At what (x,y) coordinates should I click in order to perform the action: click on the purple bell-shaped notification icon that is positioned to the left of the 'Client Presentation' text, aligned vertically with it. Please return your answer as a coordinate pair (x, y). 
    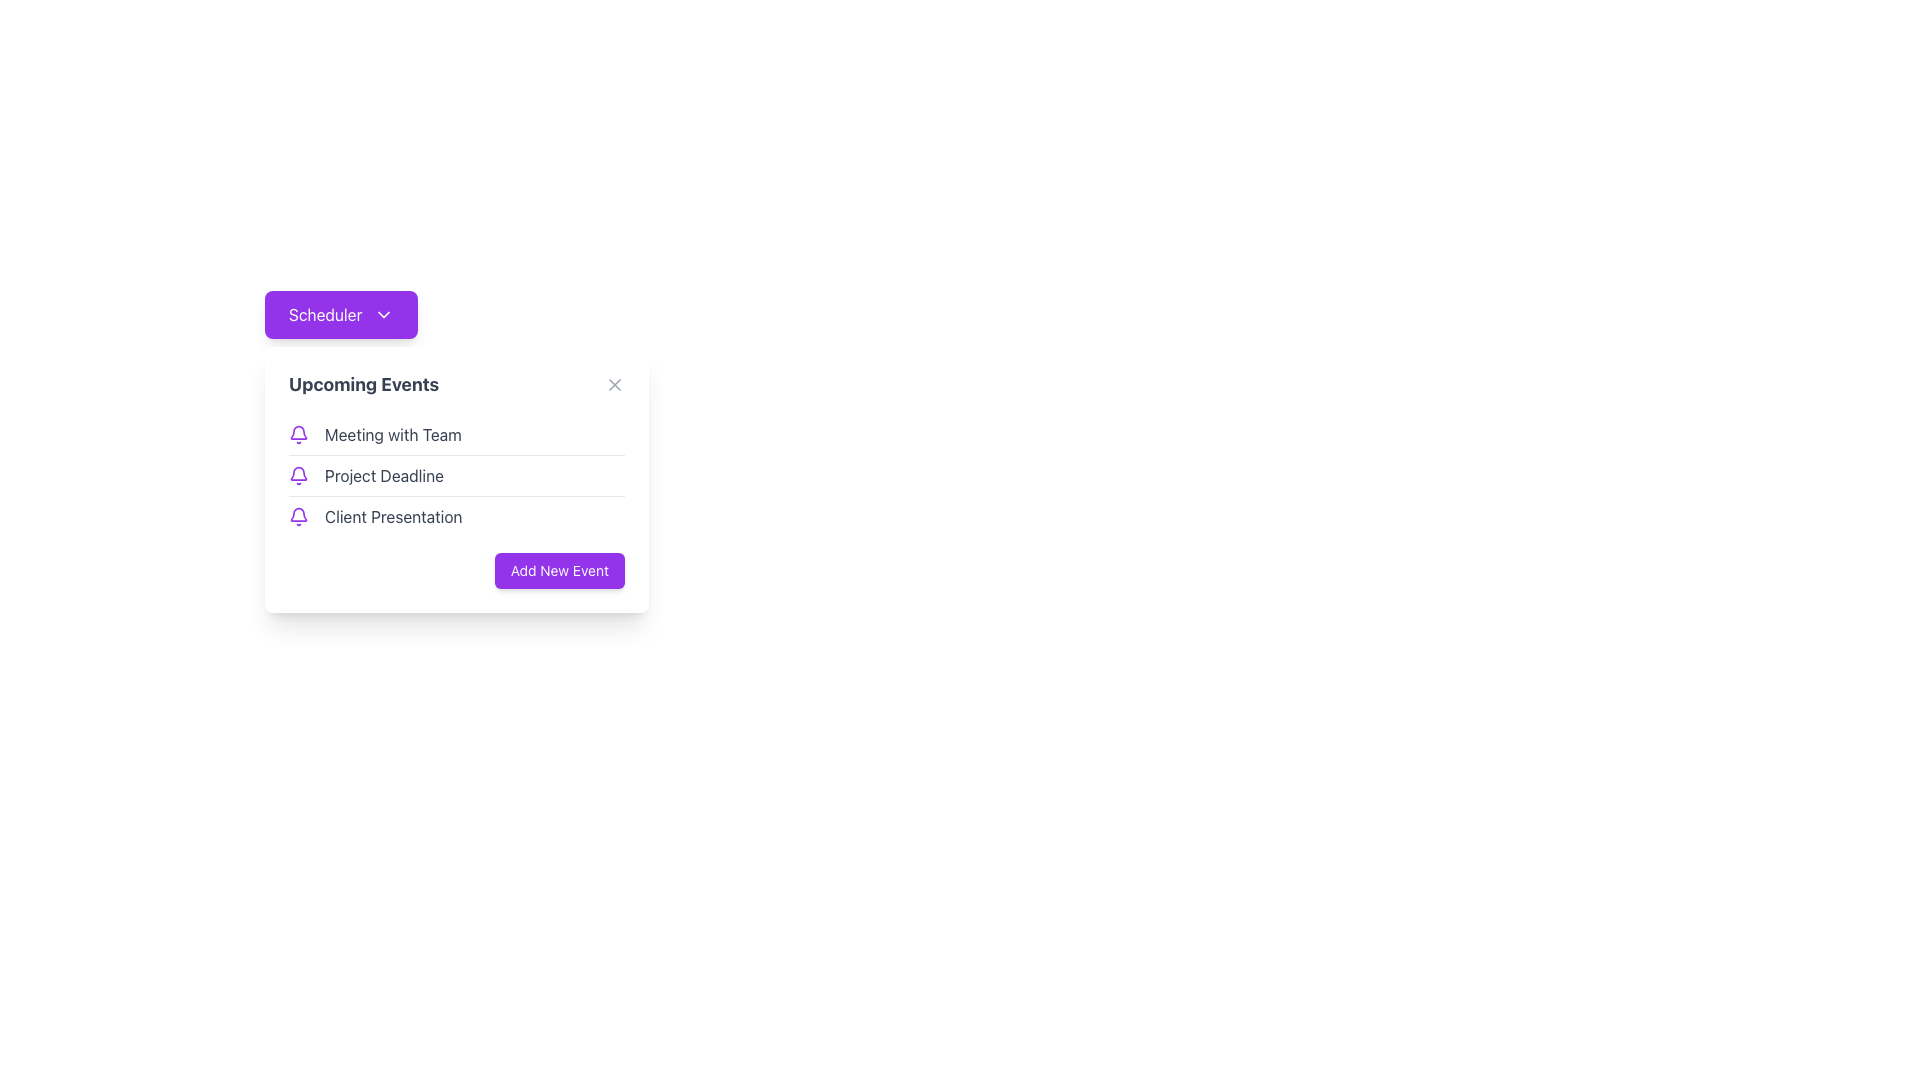
    Looking at the image, I should click on (297, 515).